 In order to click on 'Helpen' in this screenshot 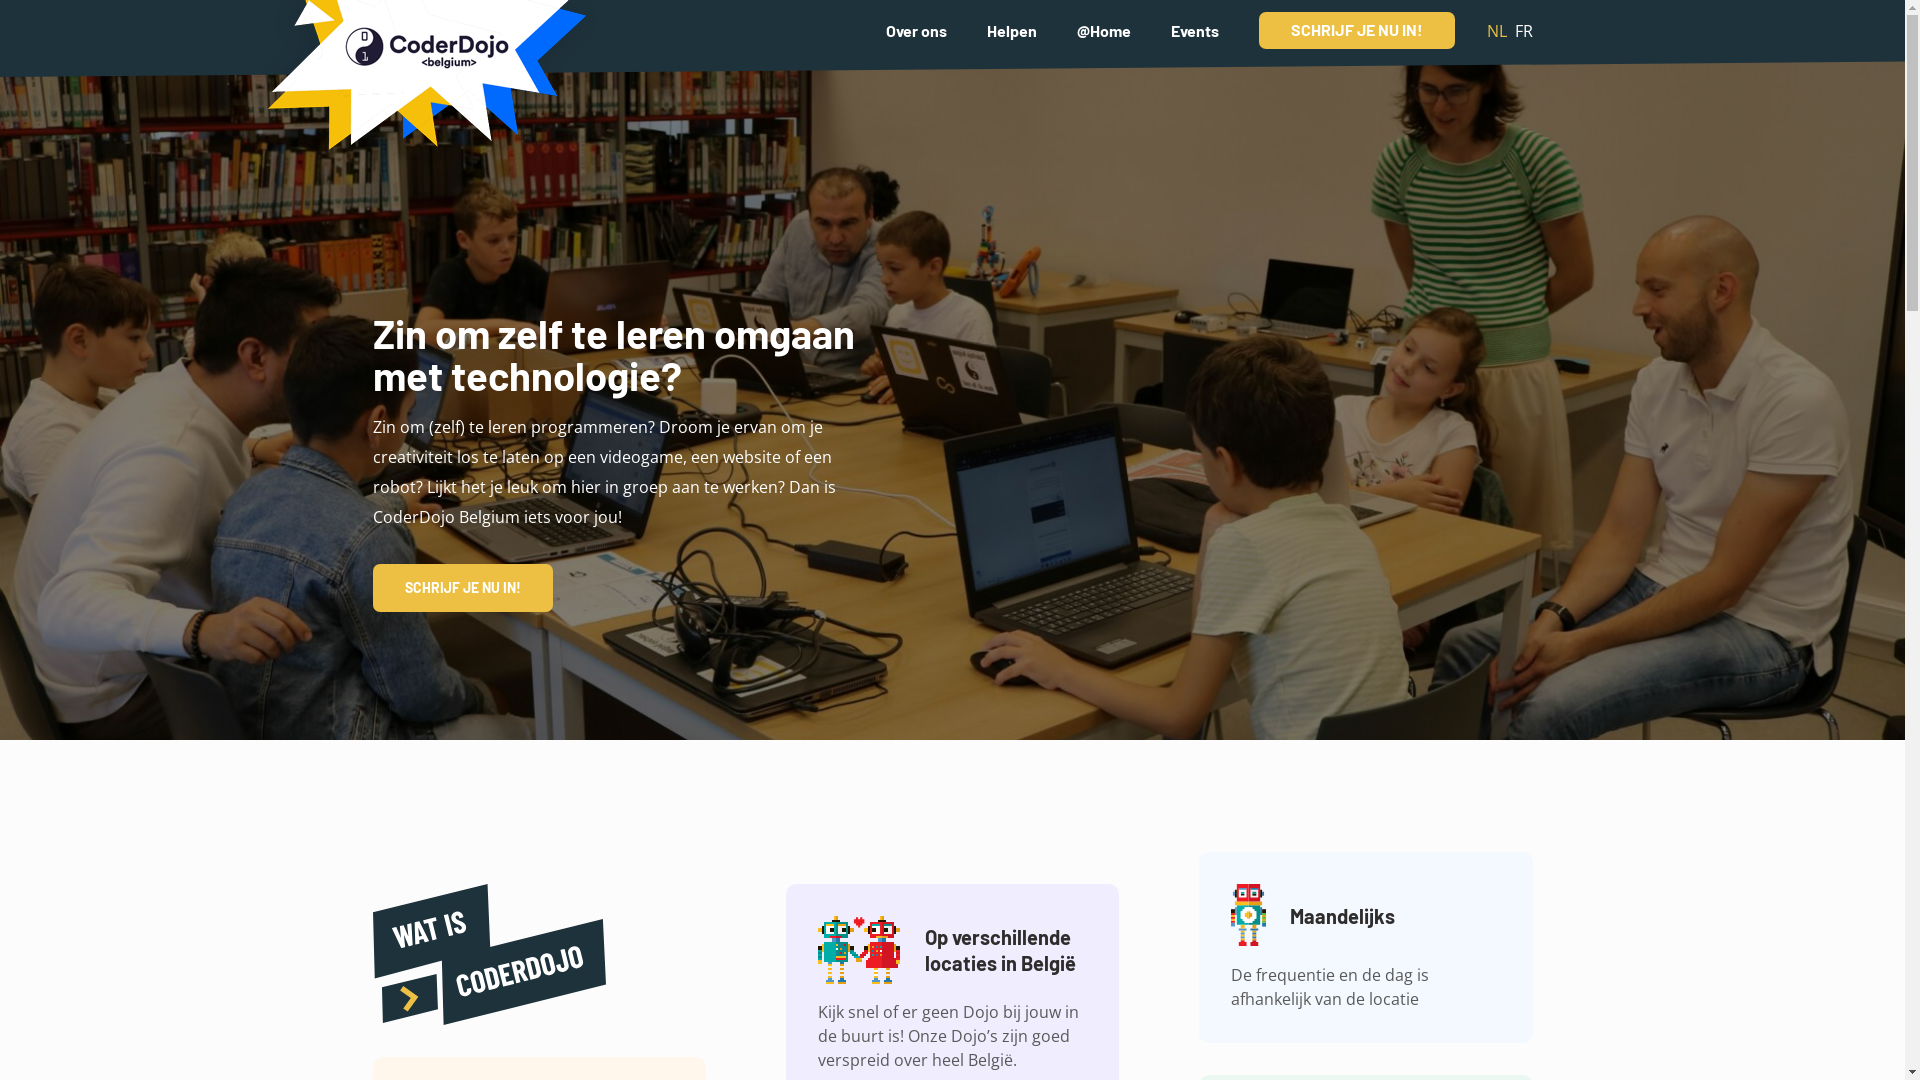, I will do `click(1011, 29)`.